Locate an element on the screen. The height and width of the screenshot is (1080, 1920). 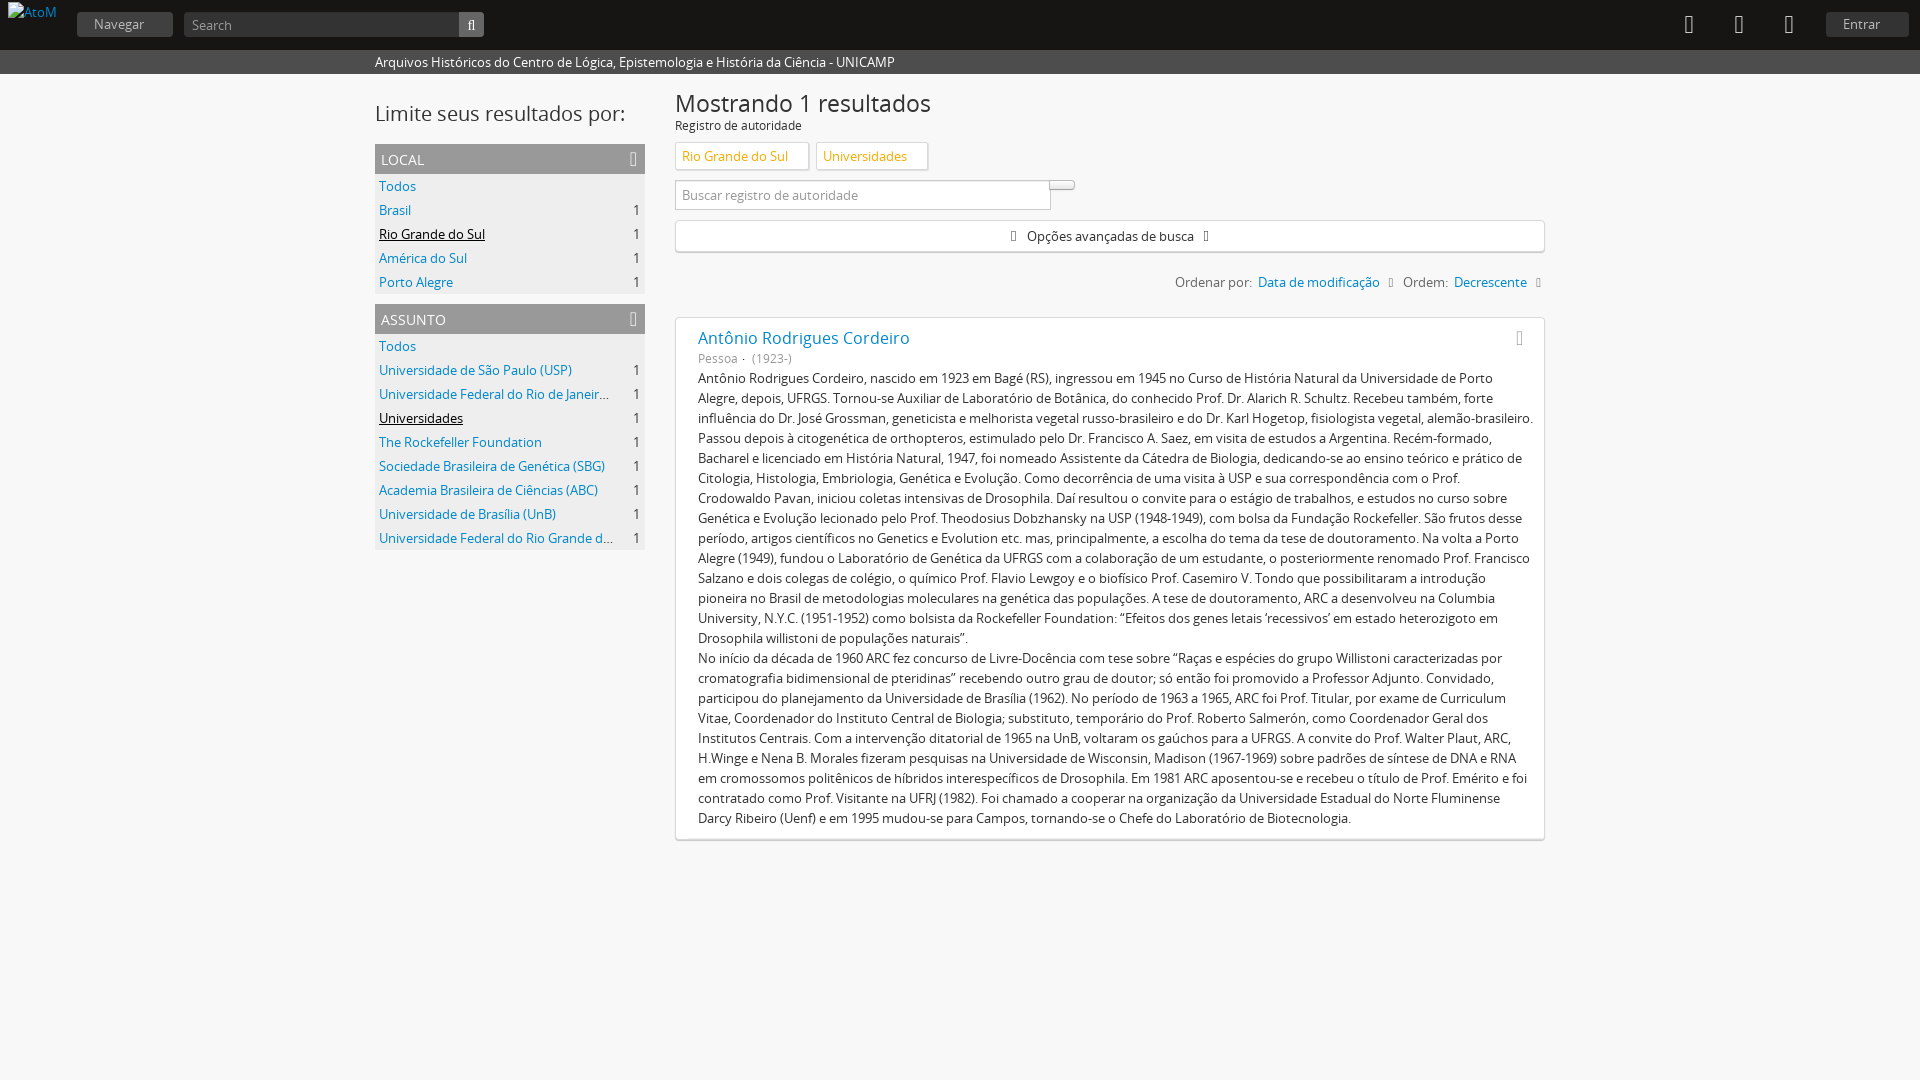
'Porto Alegre' is located at coordinates (415, 281).